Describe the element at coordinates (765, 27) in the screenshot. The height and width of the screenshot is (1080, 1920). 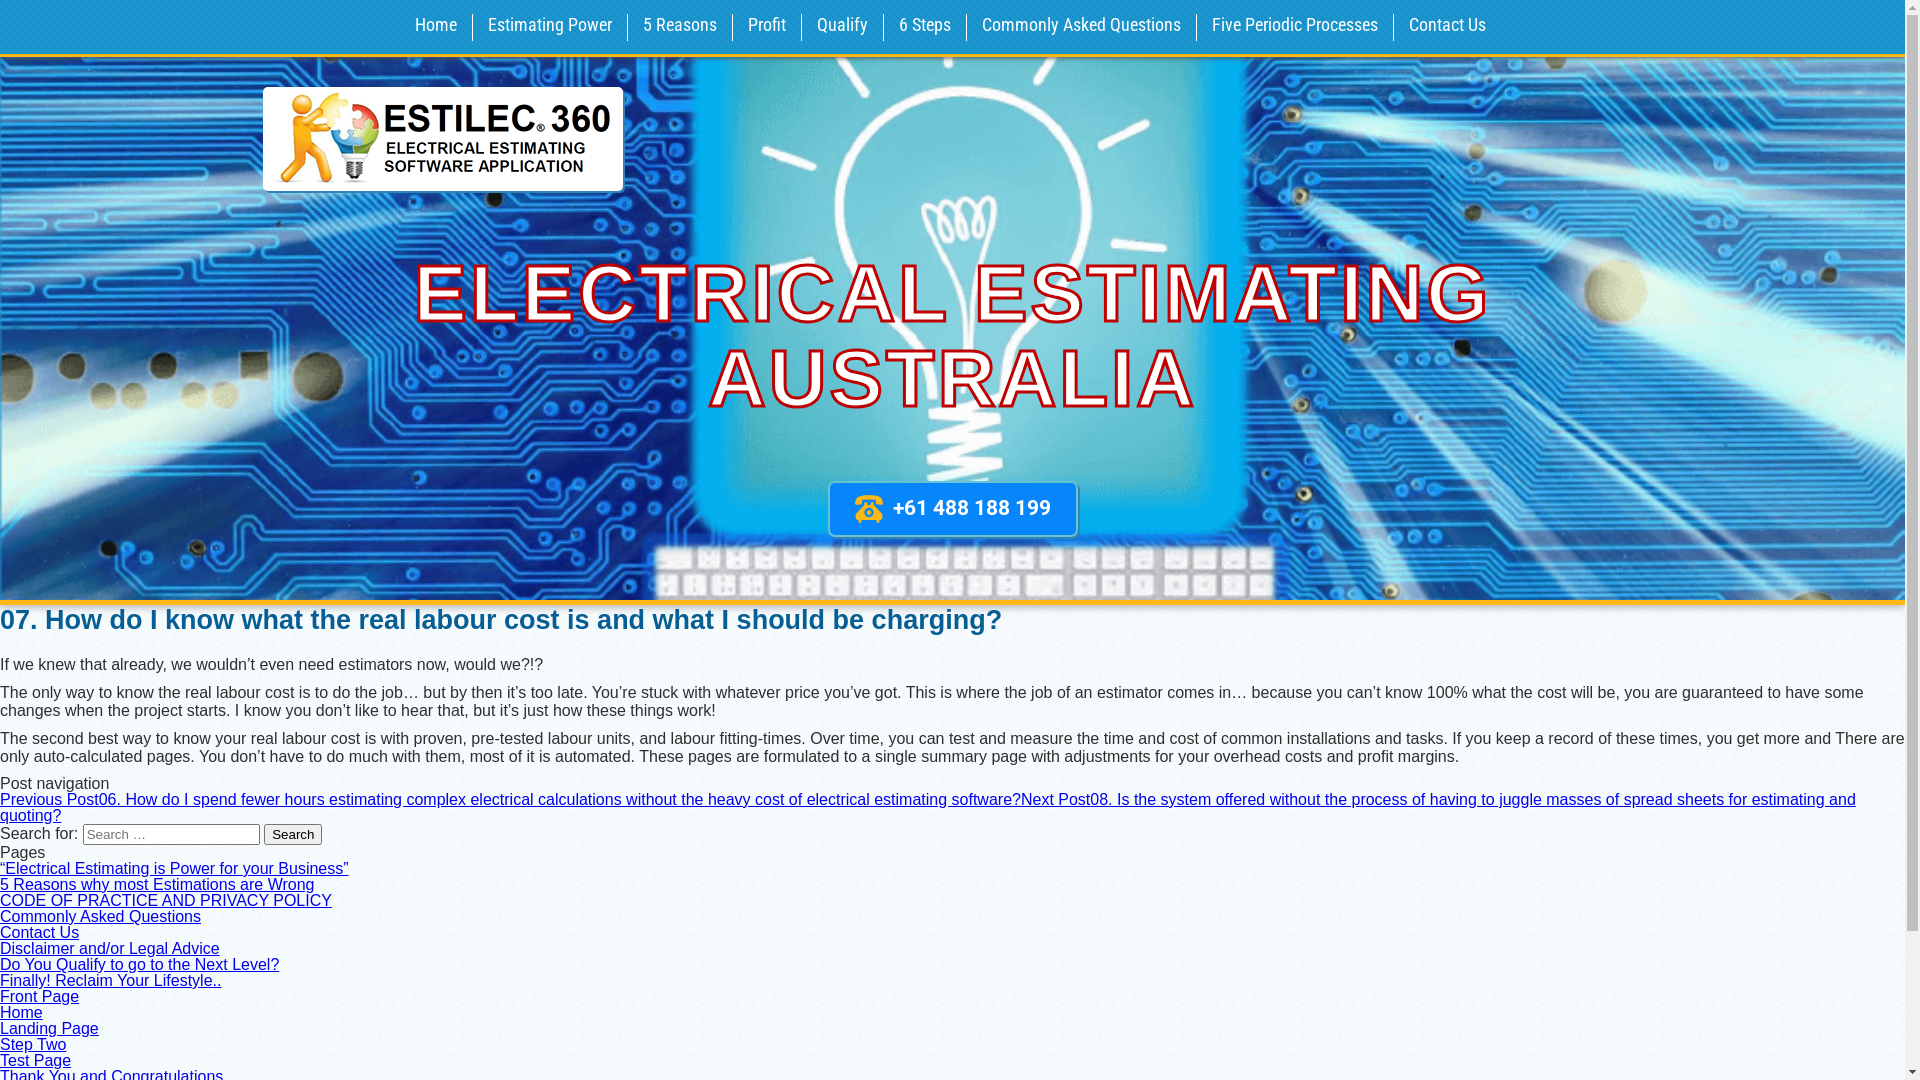
I see `'Profit'` at that location.